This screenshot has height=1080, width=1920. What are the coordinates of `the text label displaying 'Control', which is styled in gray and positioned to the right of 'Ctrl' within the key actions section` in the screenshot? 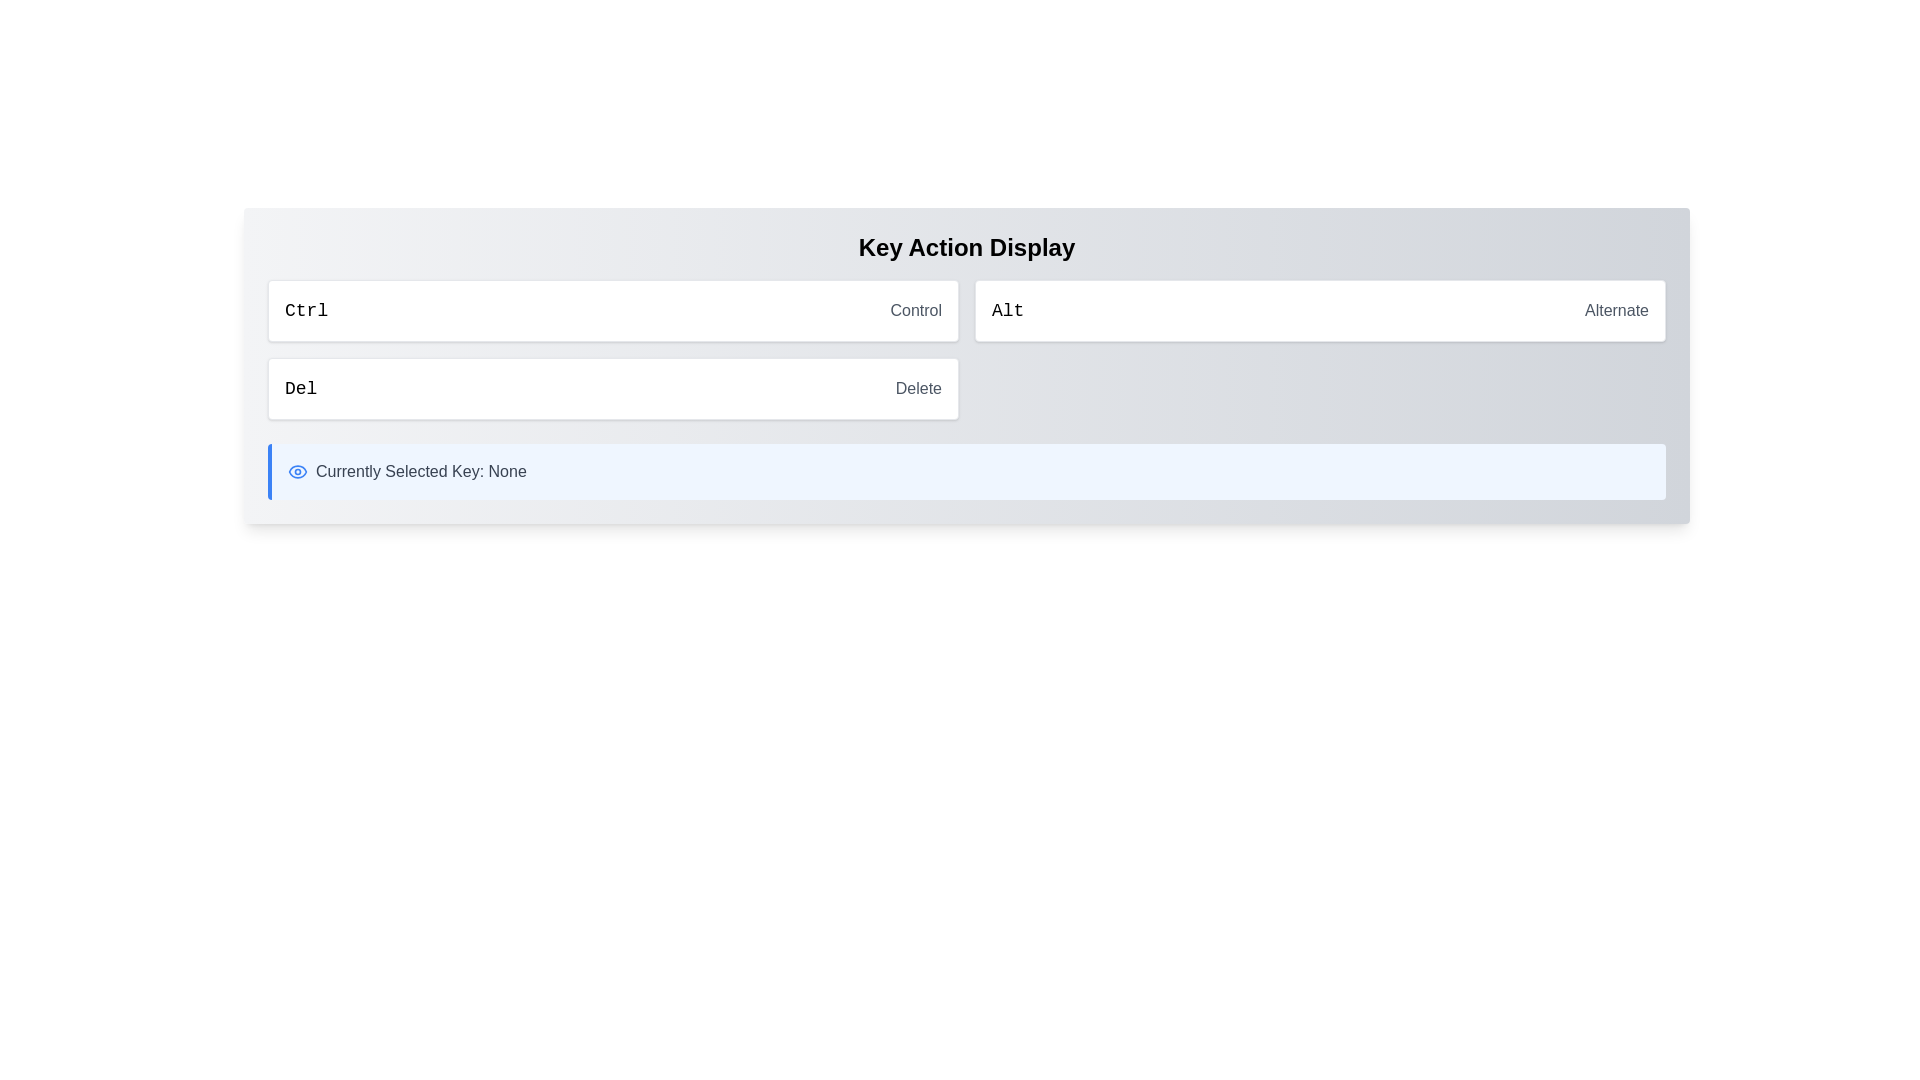 It's located at (915, 311).